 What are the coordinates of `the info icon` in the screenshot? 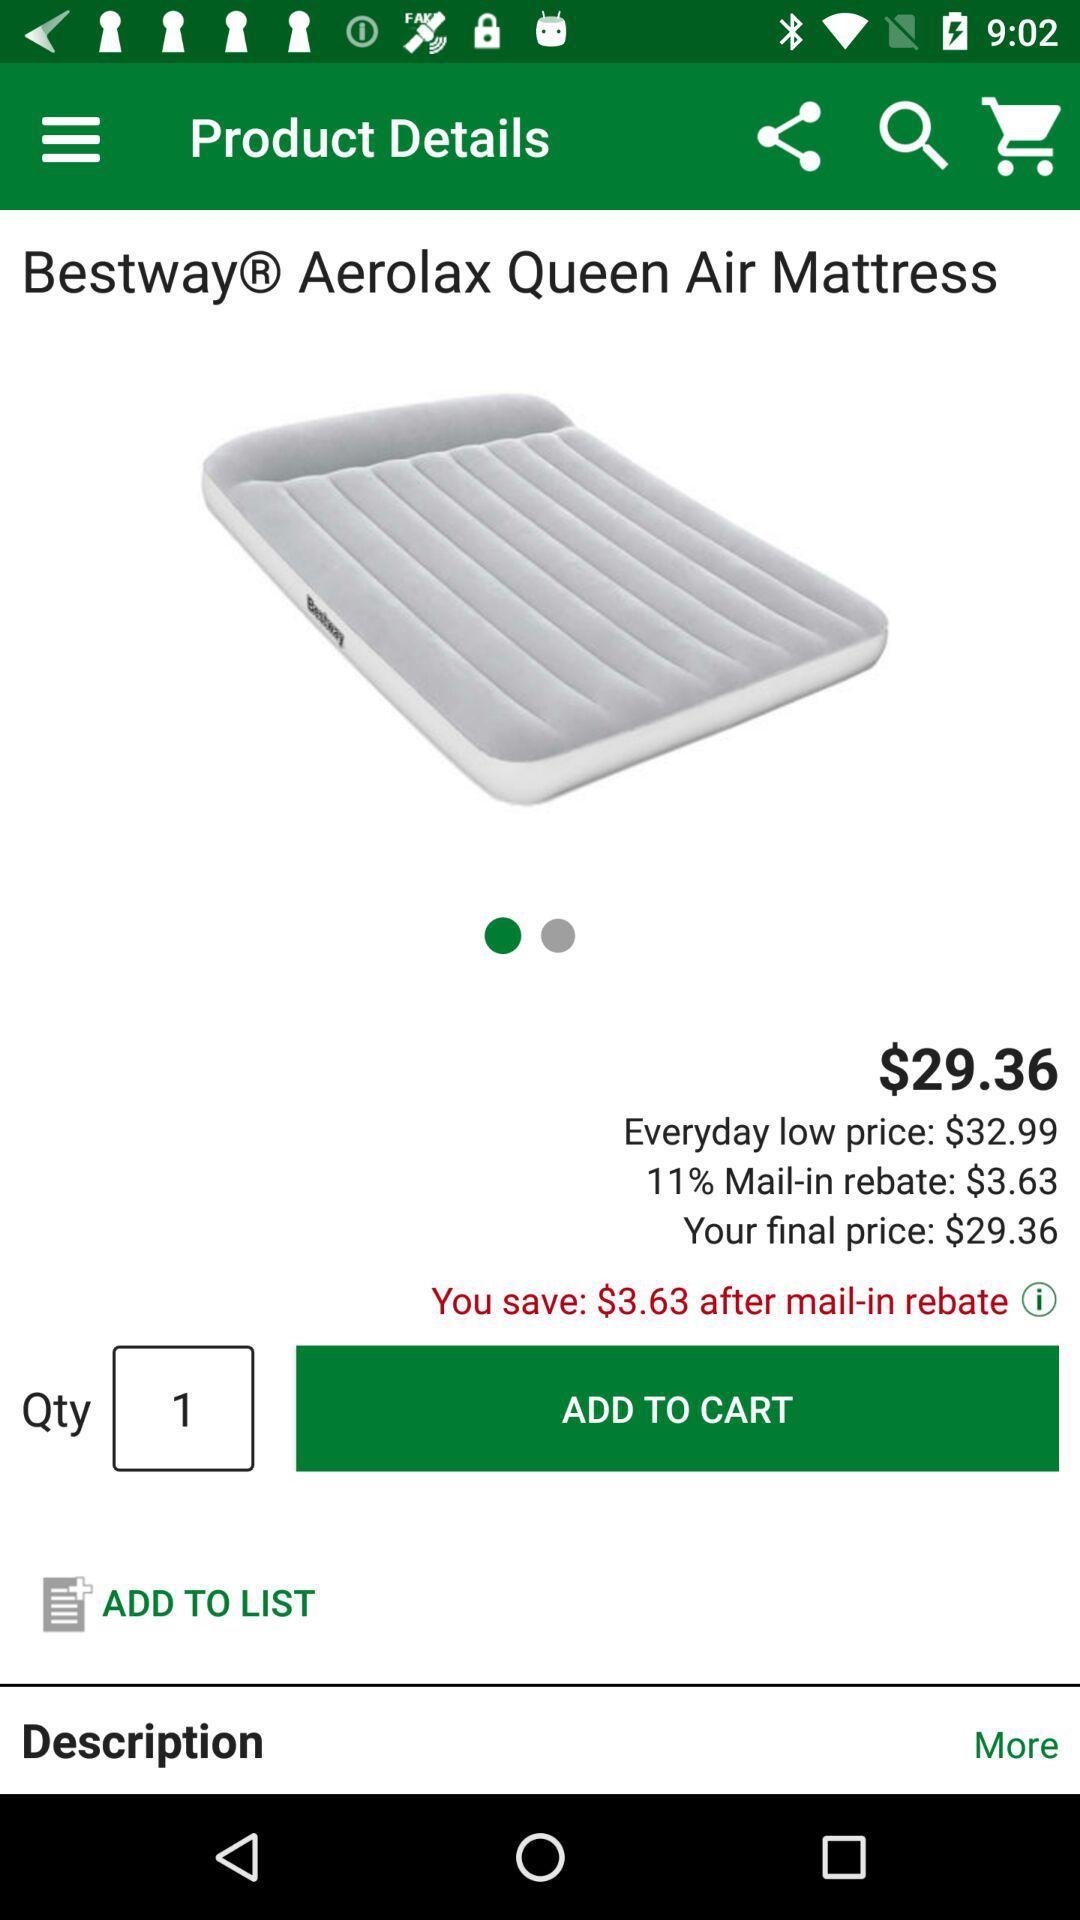 It's located at (1038, 1299).